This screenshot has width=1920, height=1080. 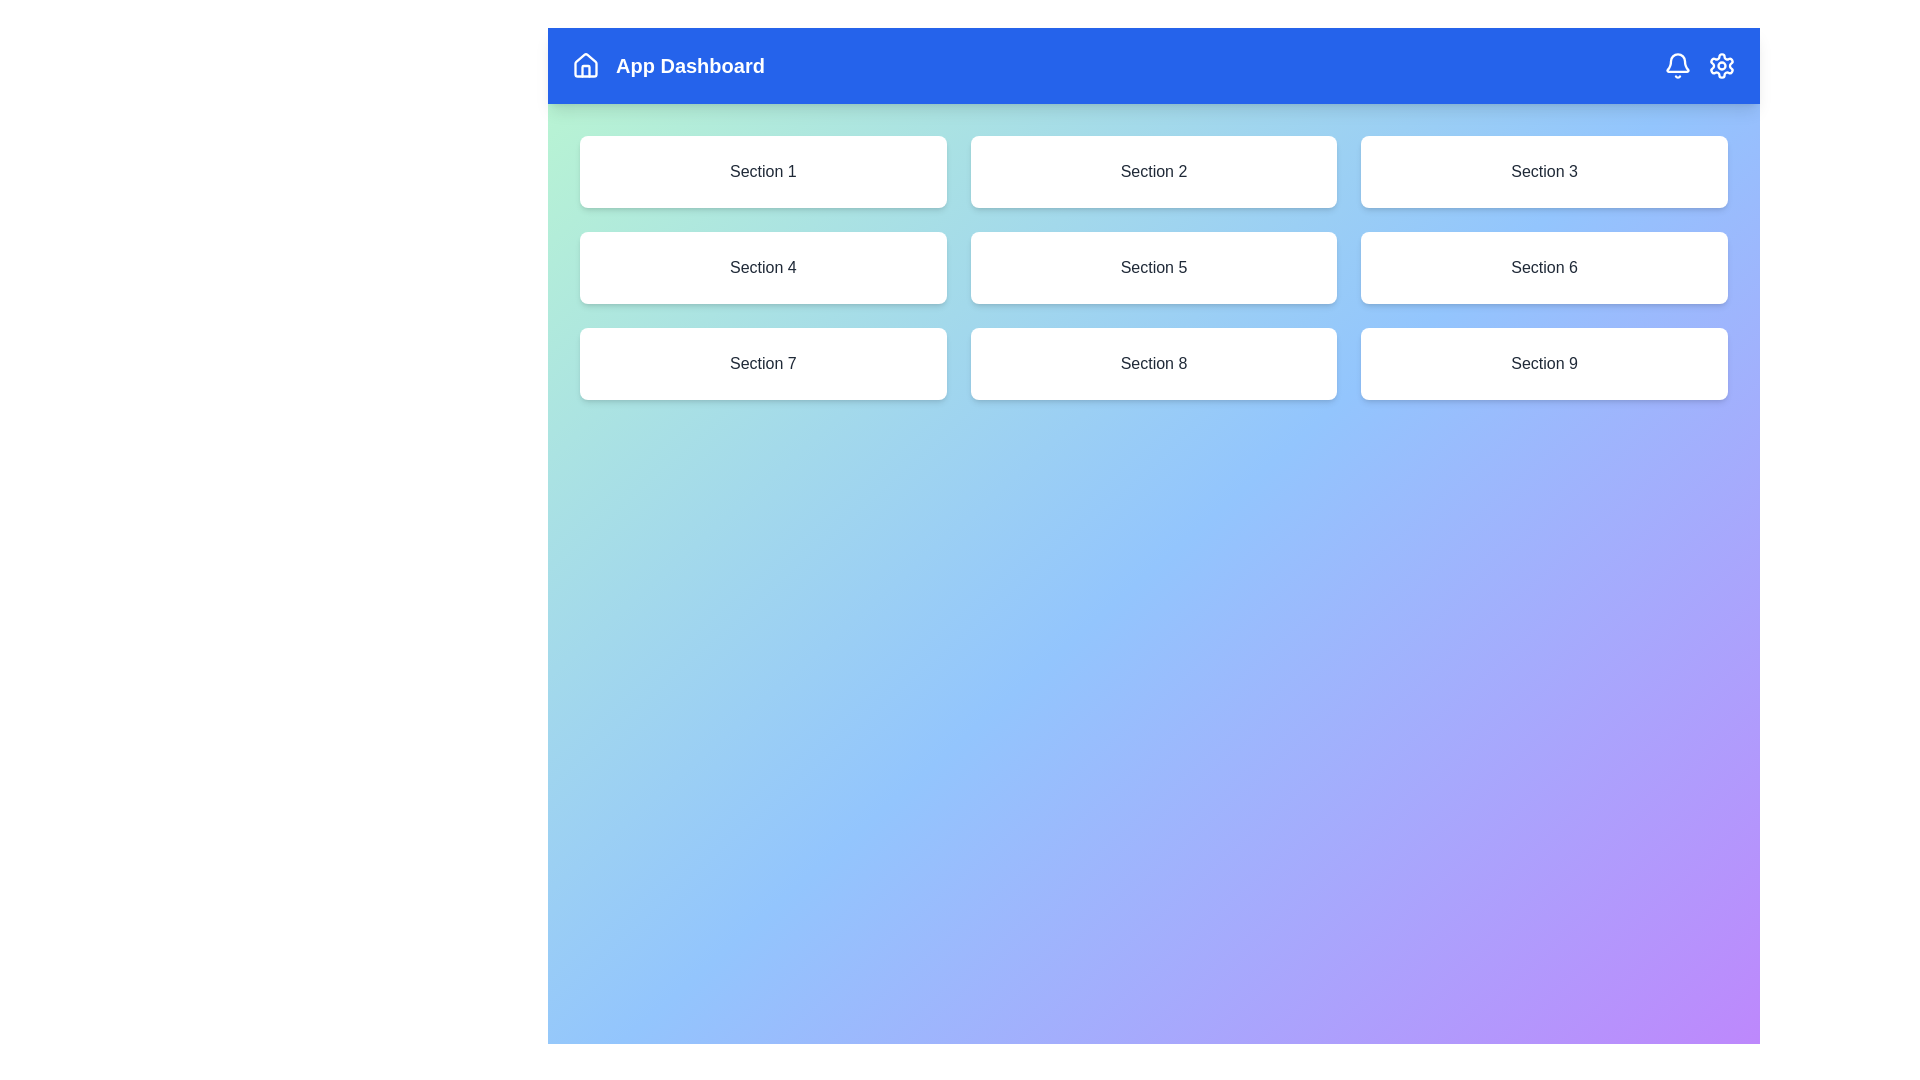 I want to click on the title text 'App Dashboard' in the top bar of the UI, so click(x=690, y=64).